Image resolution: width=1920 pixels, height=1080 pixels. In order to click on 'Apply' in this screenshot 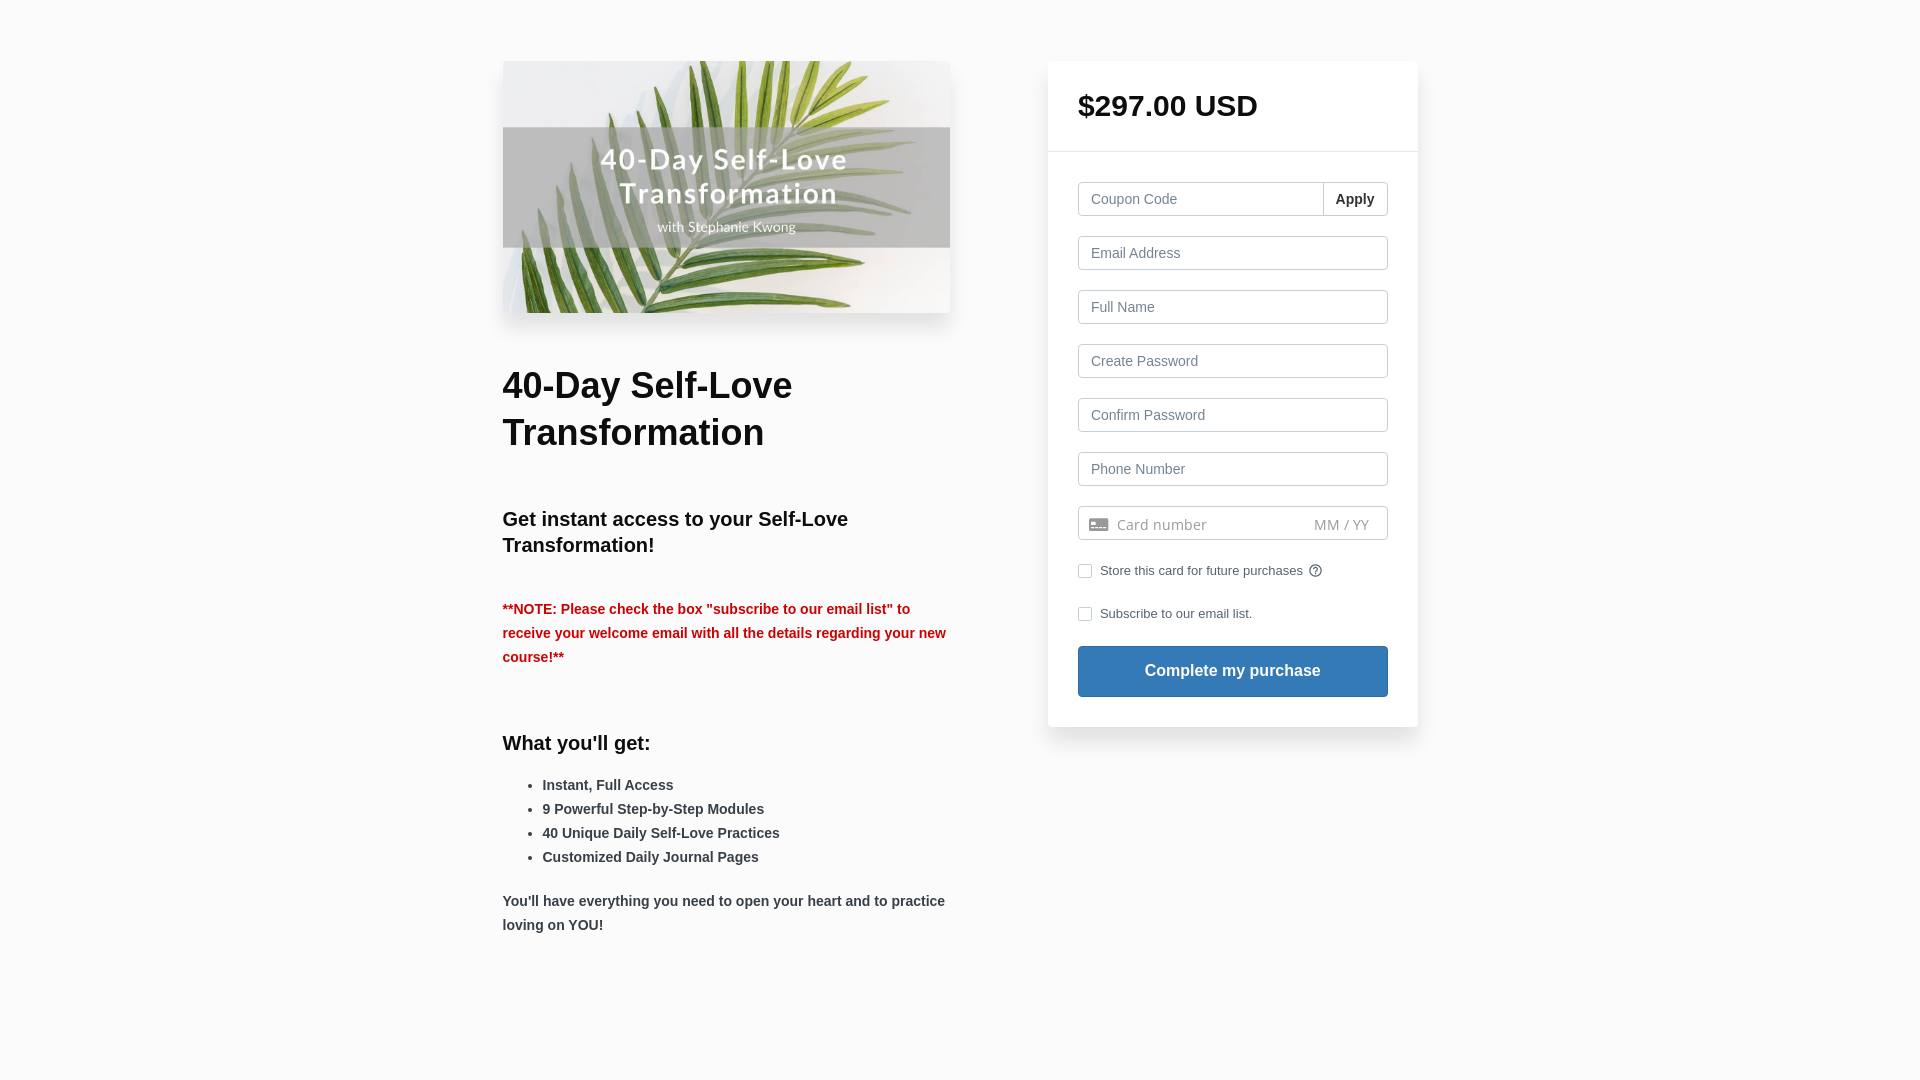, I will do `click(1355, 199)`.